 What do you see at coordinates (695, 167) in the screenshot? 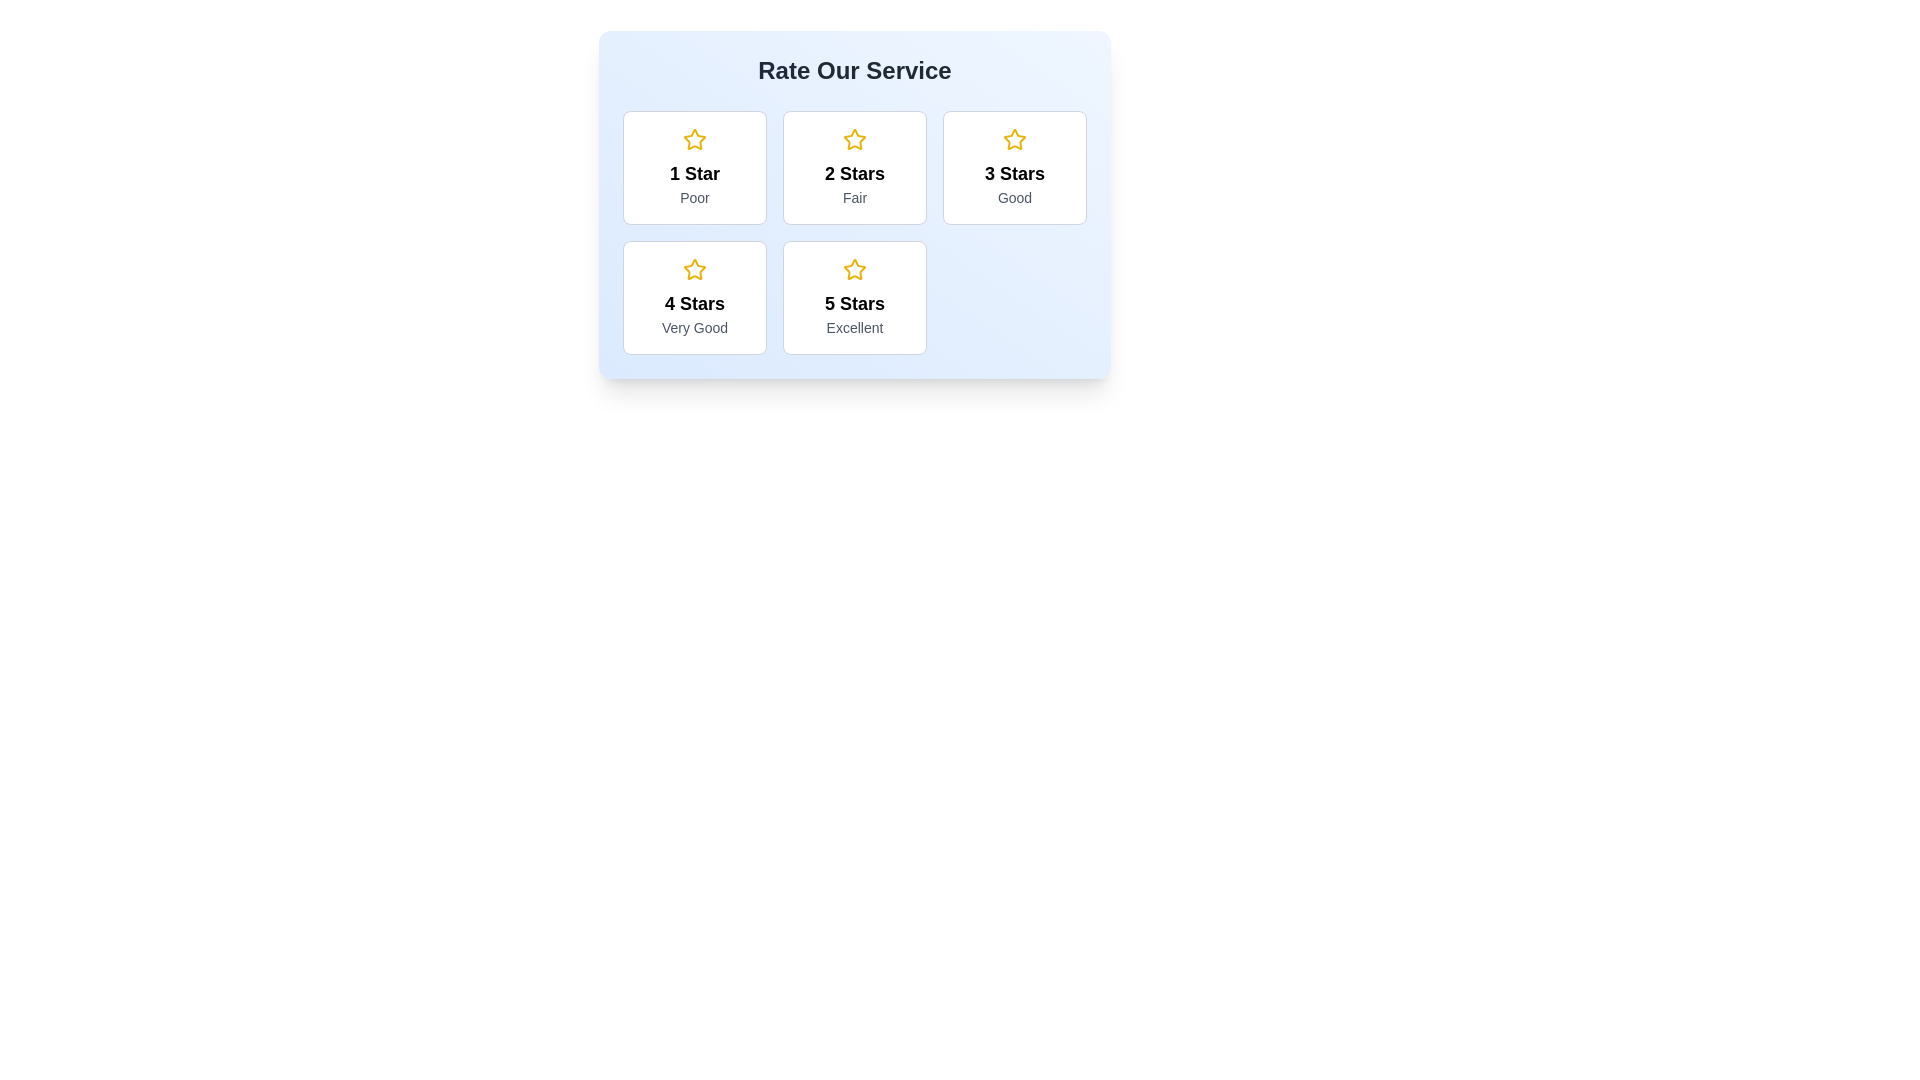
I see `the '1 Star' Rating card located in the top-left corner of the rating options grid to rate the service as 1 star` at bounding box center [695, 167].